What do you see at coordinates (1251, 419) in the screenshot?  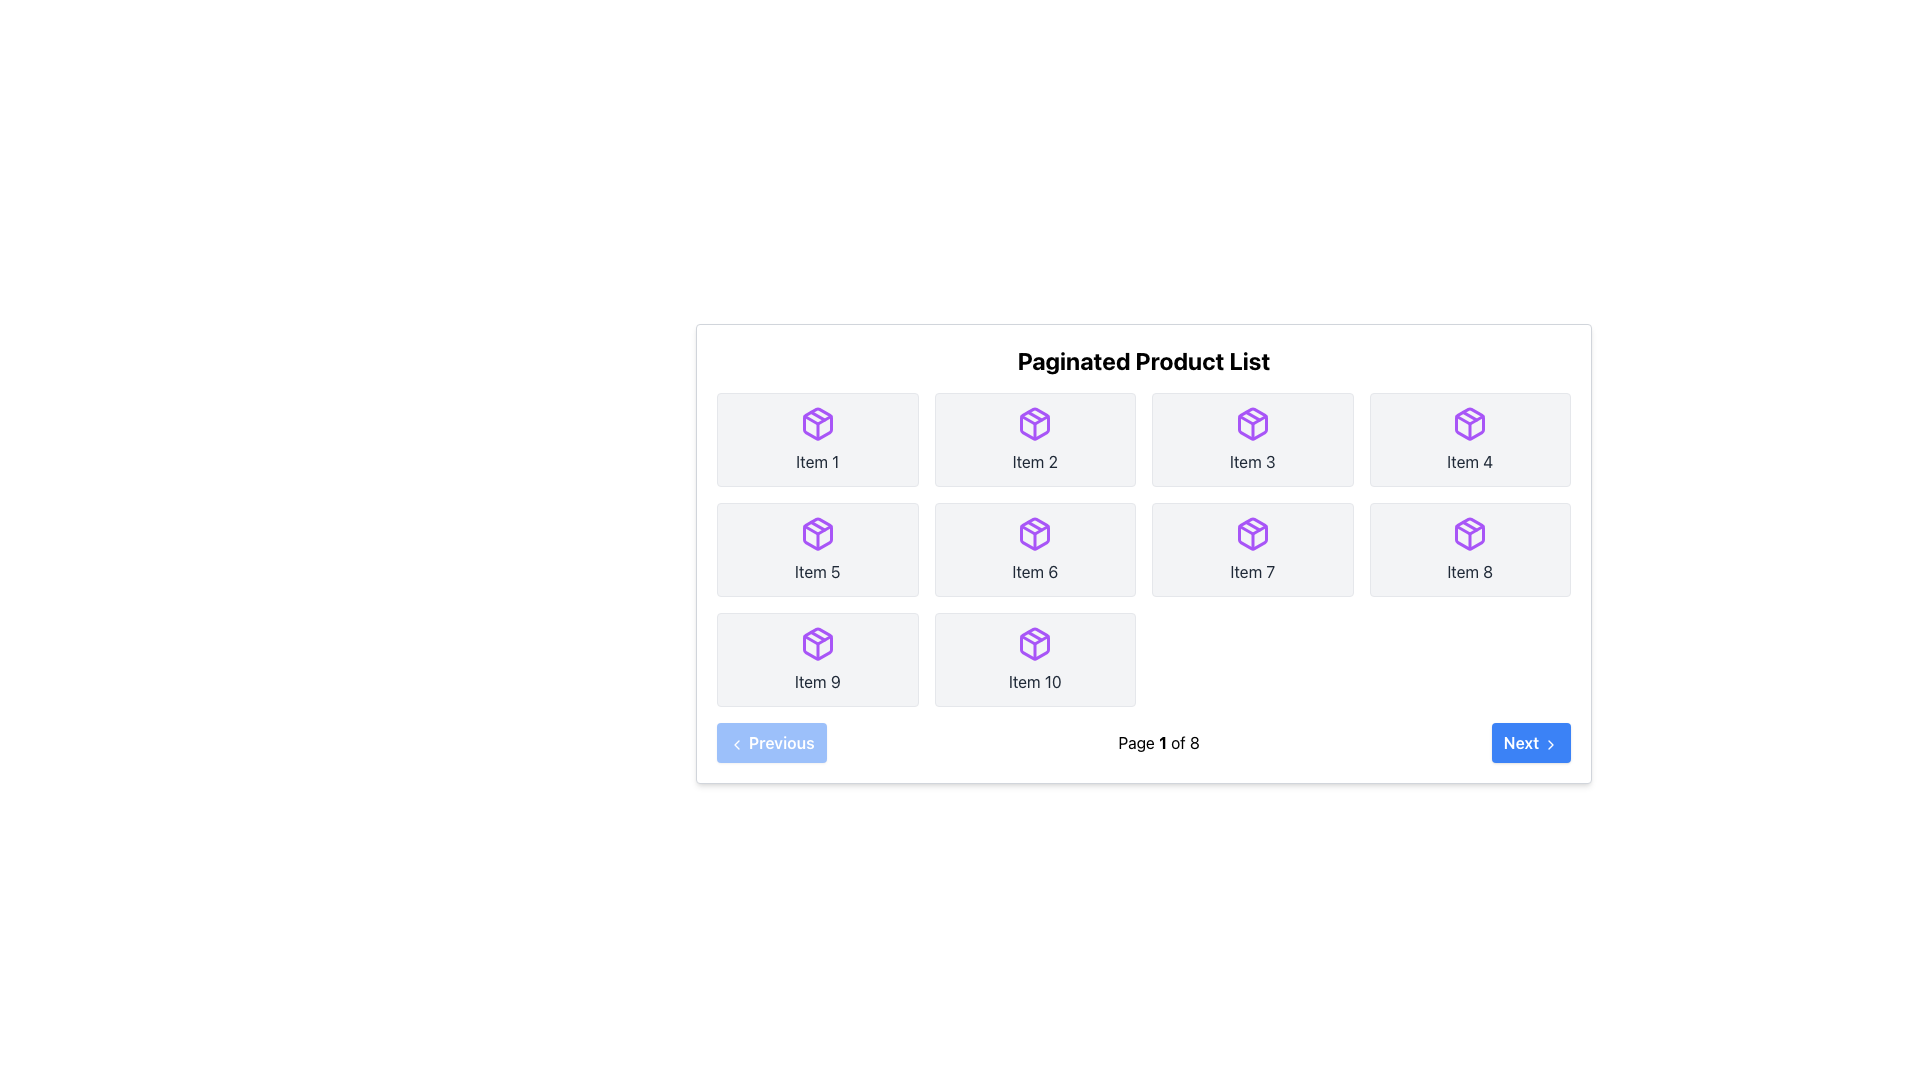 I see `the Decorative Component within 'Item 3' icon located in the first row and third column of the grid in the product list interface` at bounding box center [1251, 419].